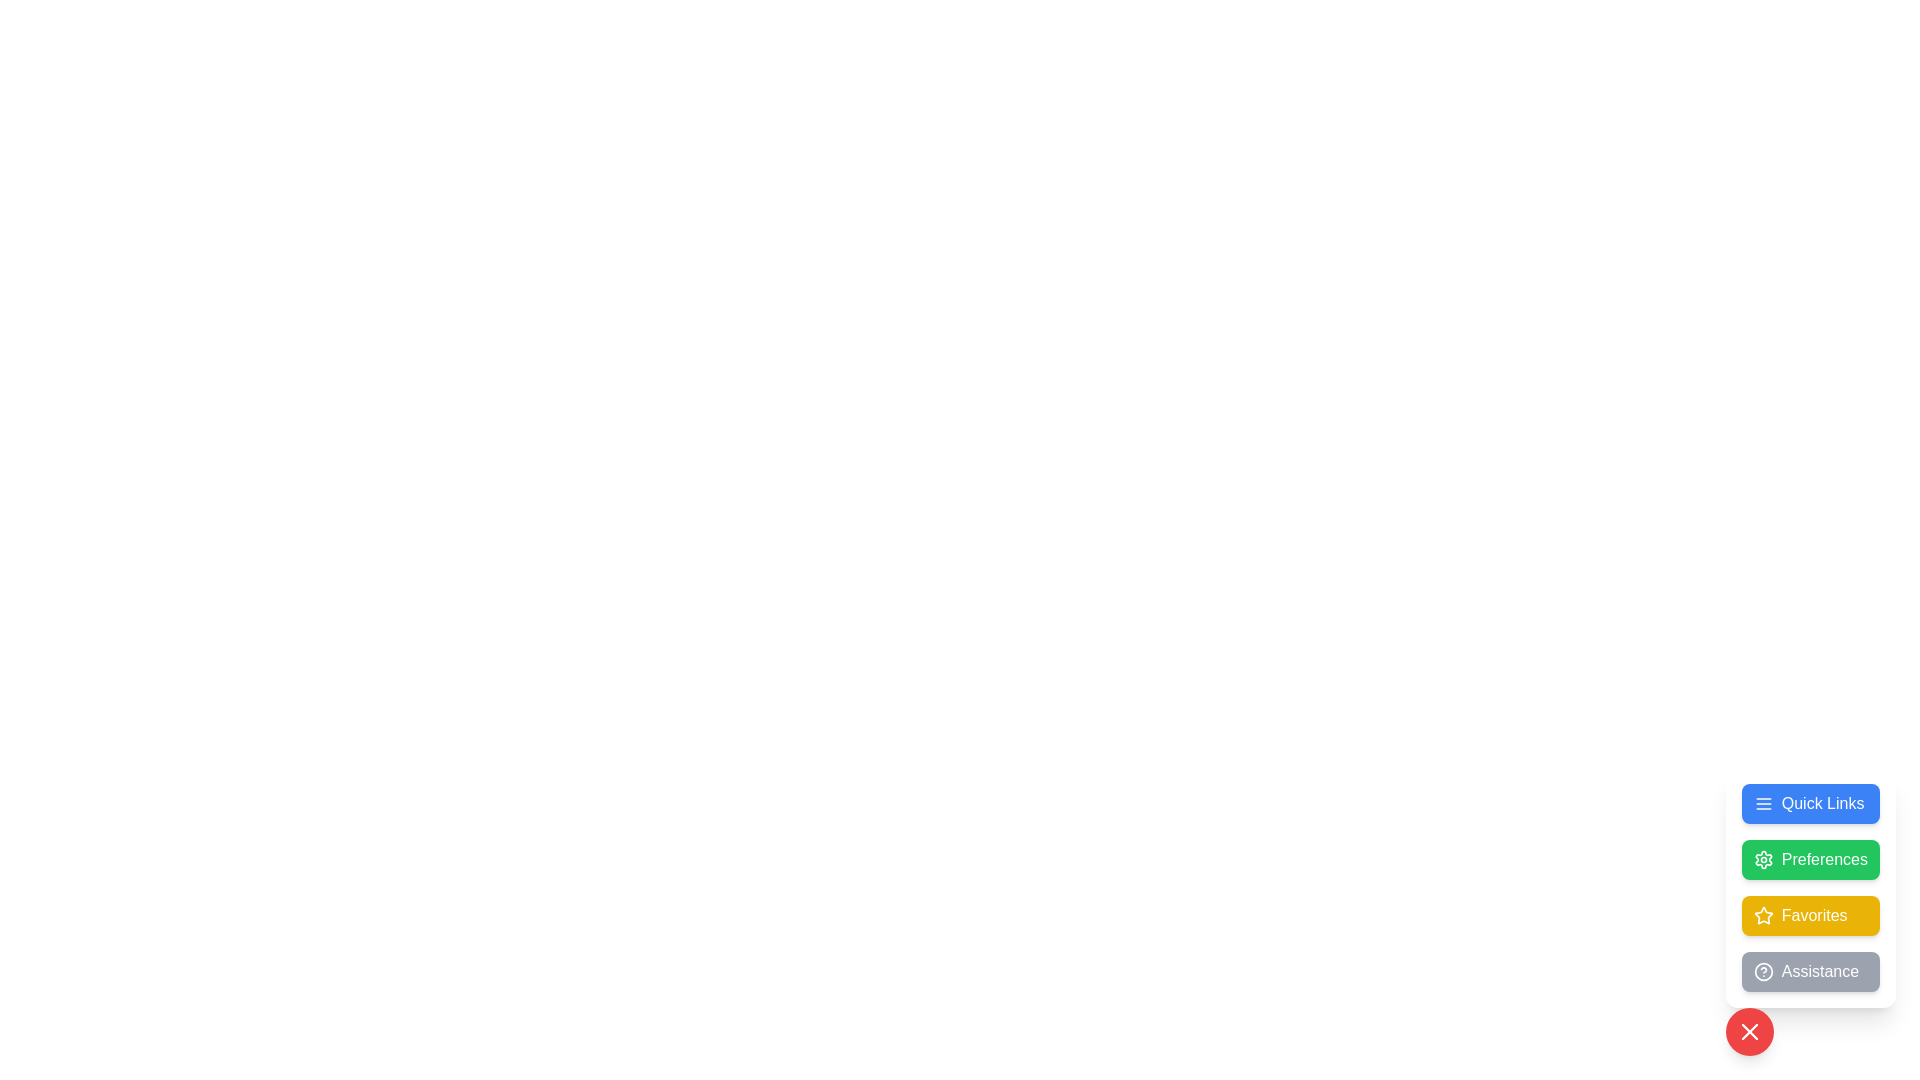  Describe the element at coordinates (1763, 971) in the screenshot. I see `the help icon located in the 'Assistance' option at the bottom-right corner of the interface` at that location.